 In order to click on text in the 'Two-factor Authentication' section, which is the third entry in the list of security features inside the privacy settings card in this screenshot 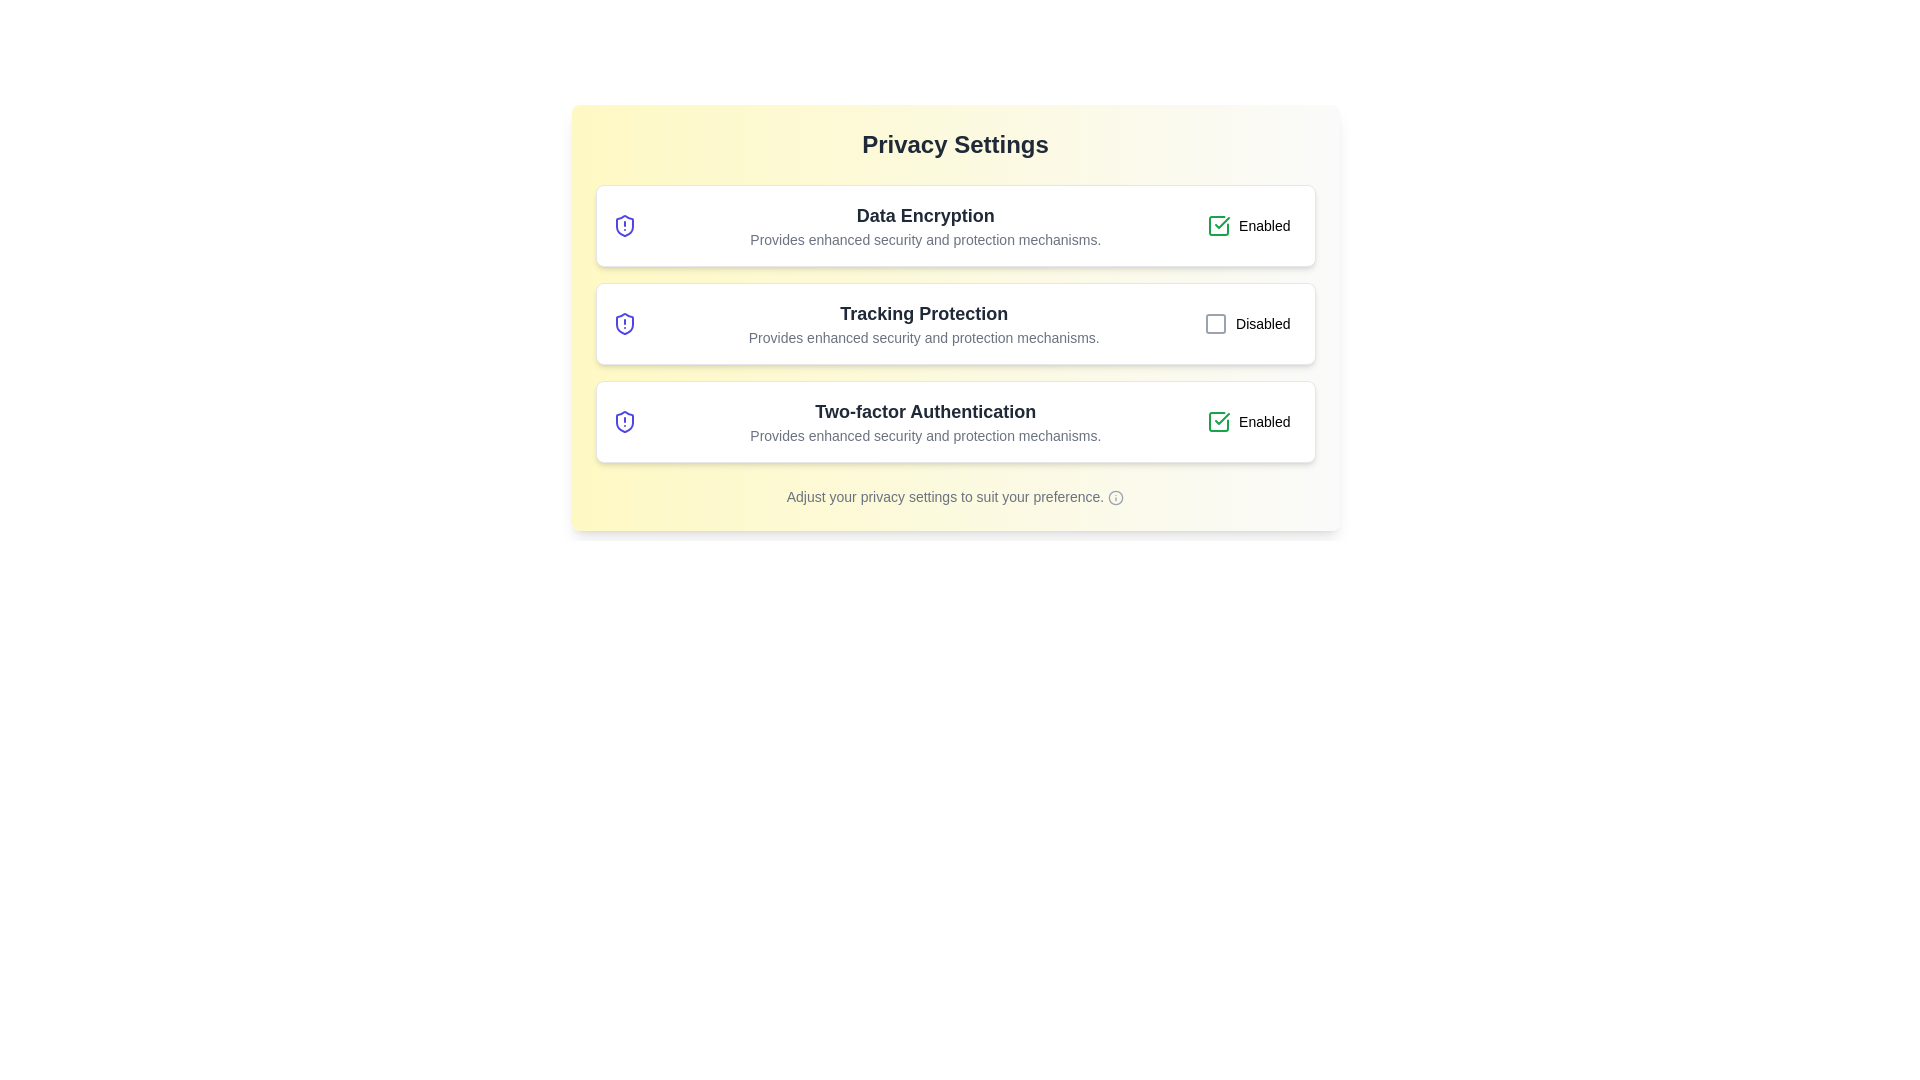, I will do `click(924, 420)`.